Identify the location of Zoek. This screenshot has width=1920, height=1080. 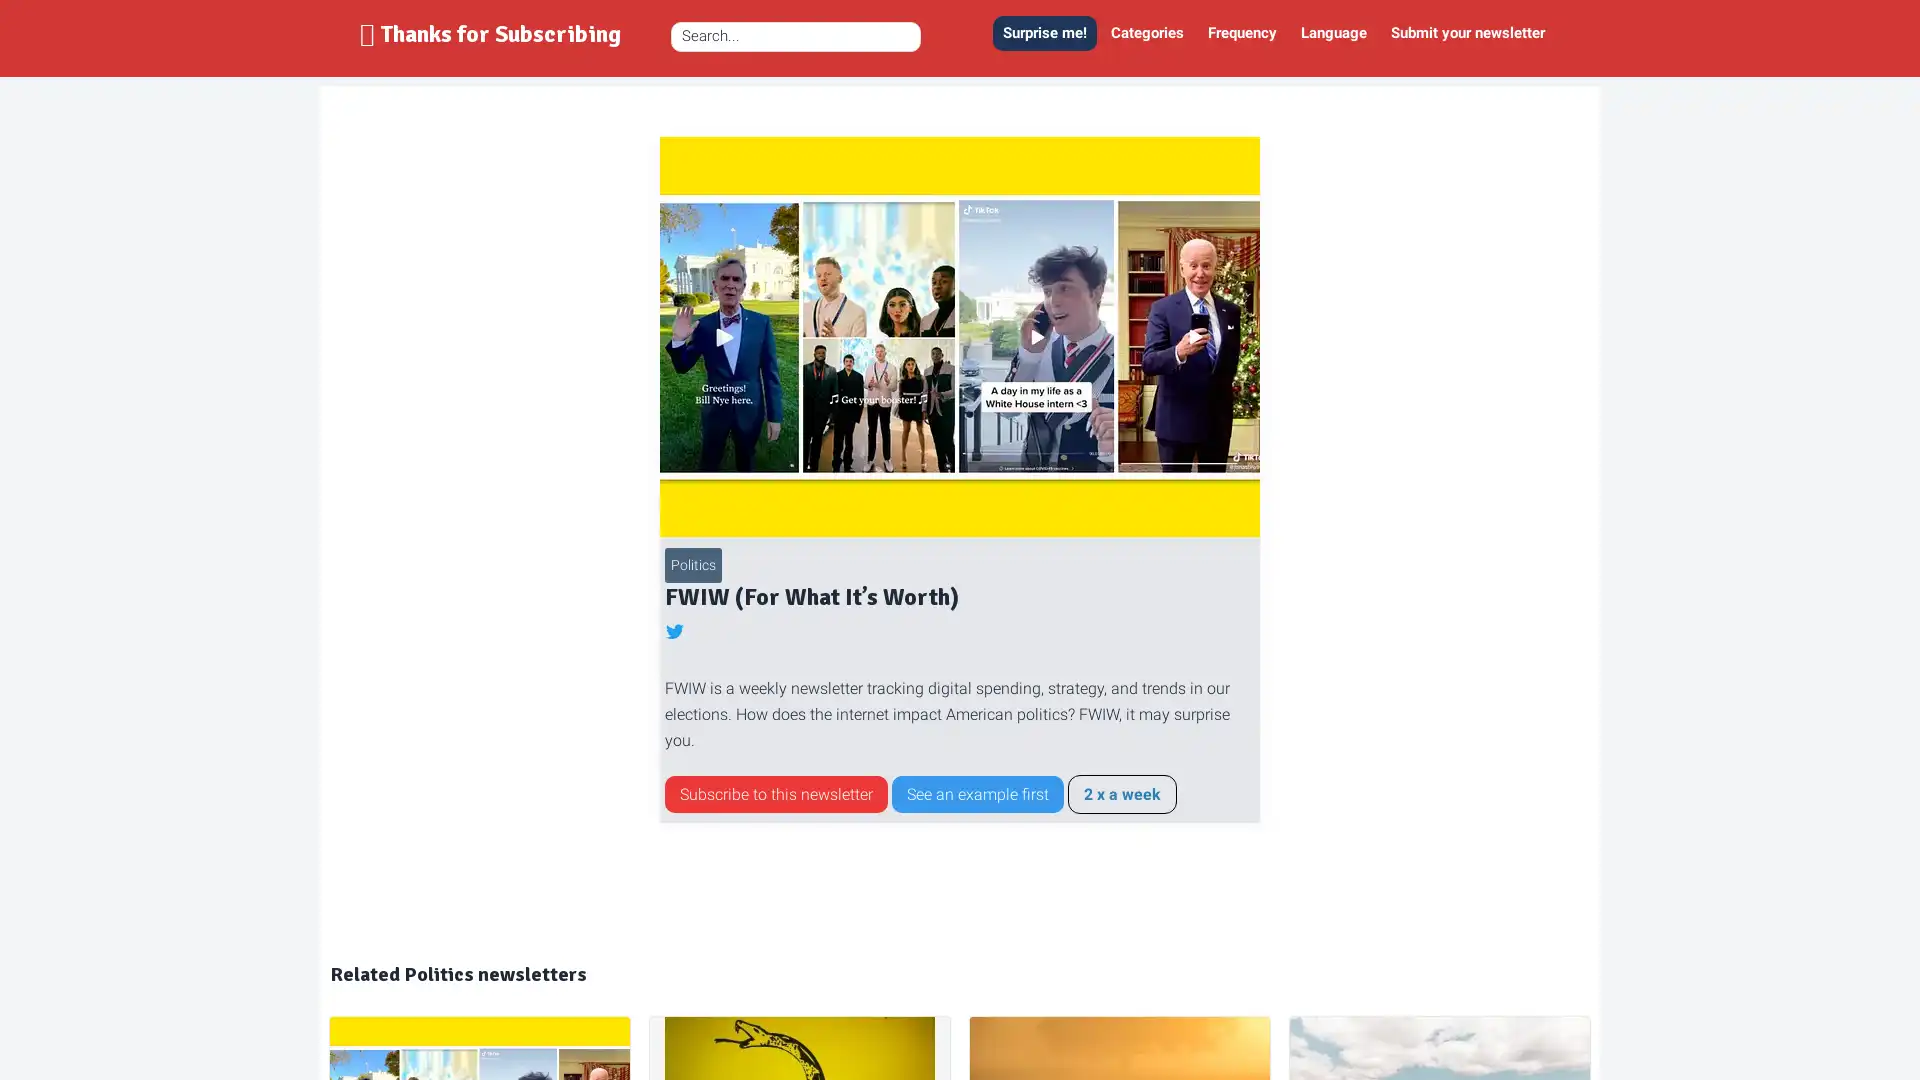
(919, 35).